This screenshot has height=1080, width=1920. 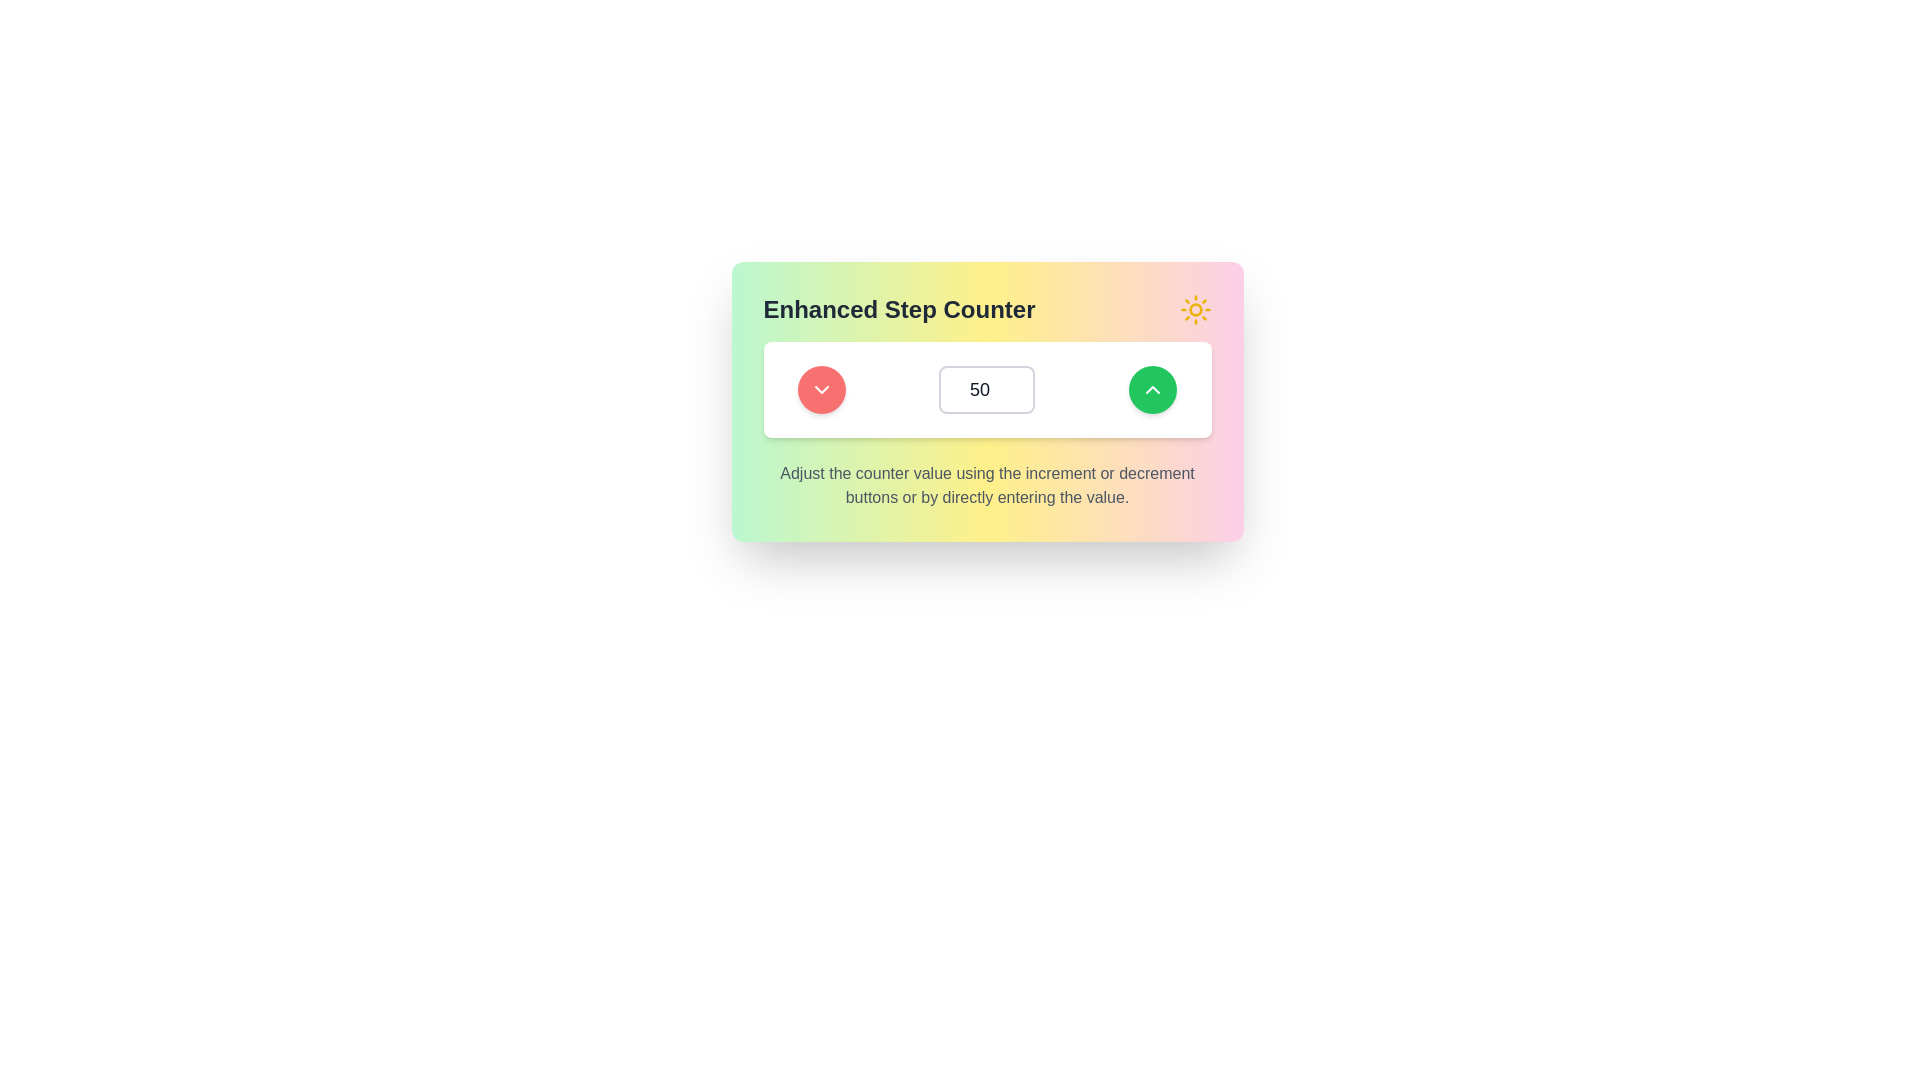 What do you see at coordinates (821, 389) in the screenshot?
I see `the button with a downward-facing chevron icon located on the left side of the rectangular box displaying the number '50'` at bounding box center [821, 389].